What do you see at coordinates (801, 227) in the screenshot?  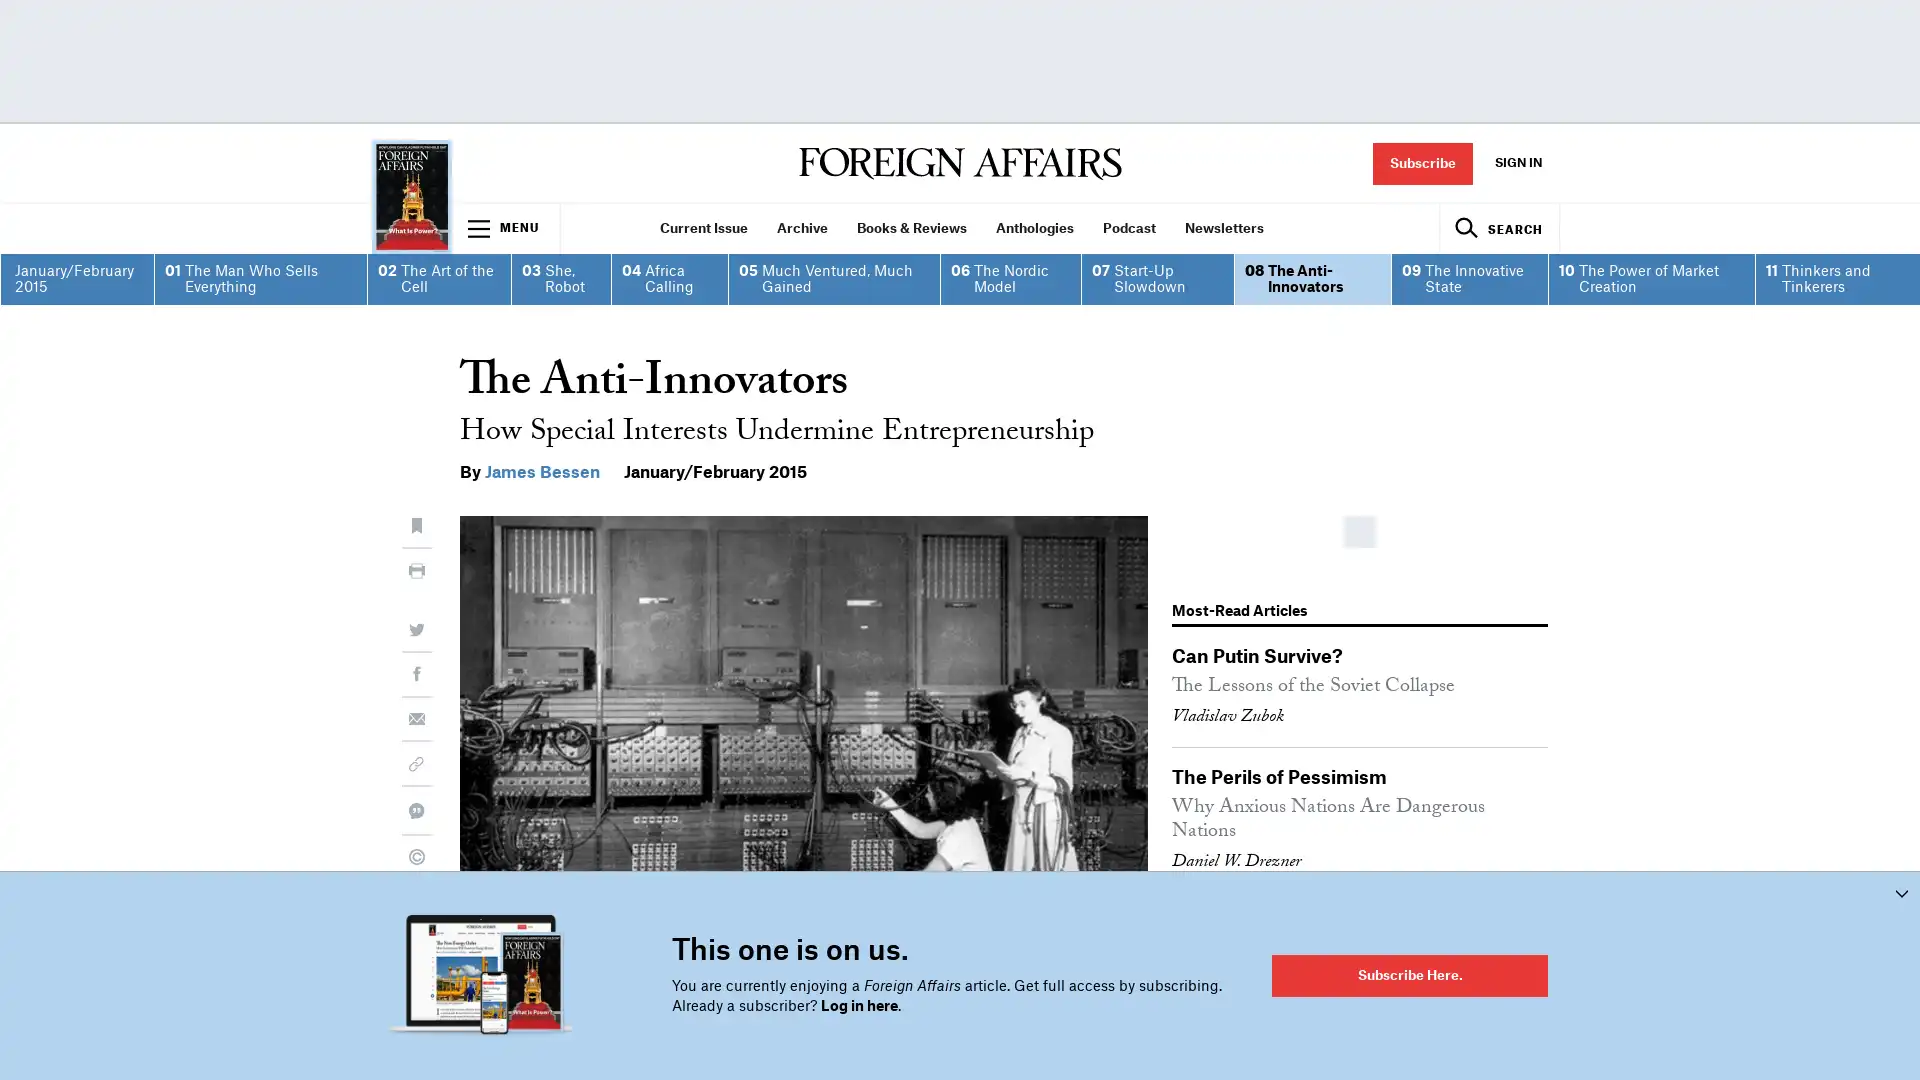 I see `Archive` at bounding box center [801, 227].